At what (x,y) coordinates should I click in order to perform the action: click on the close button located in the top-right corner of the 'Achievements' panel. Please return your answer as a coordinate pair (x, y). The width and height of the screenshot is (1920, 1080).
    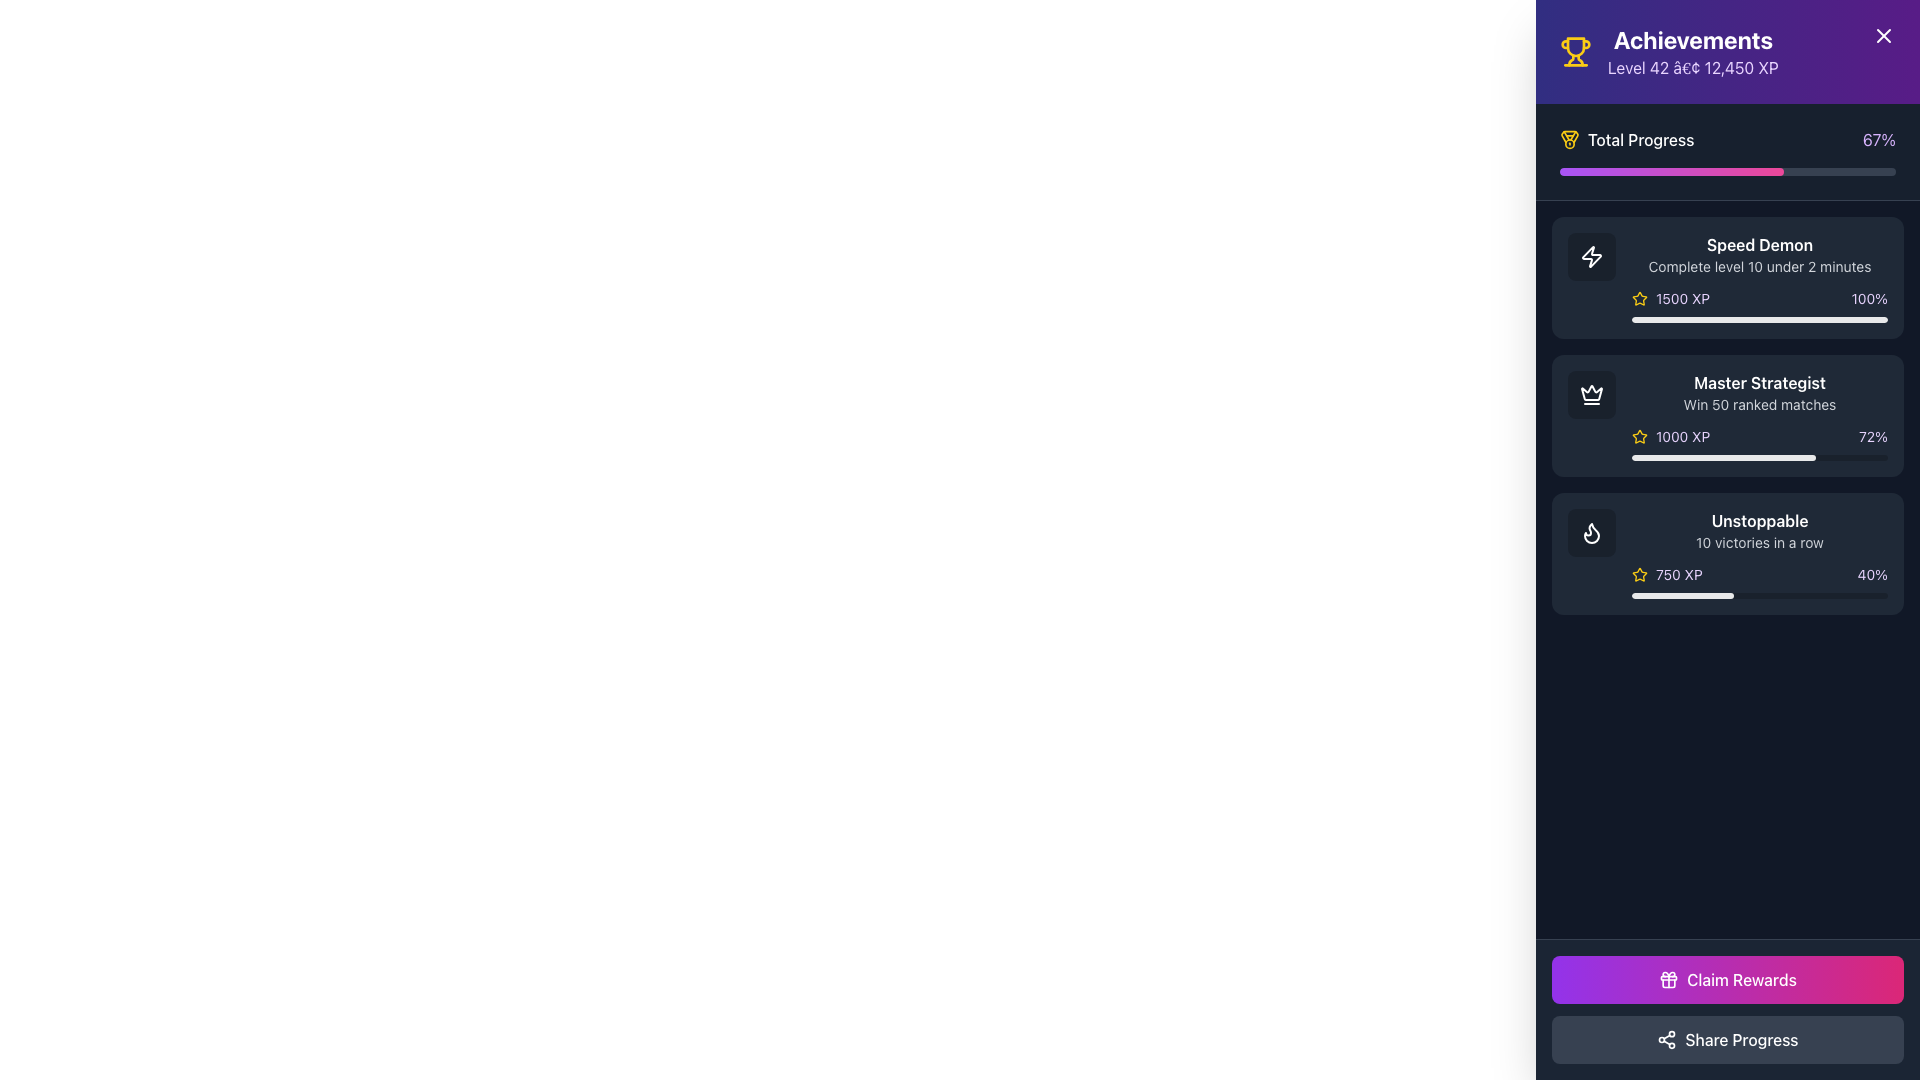
    Looking at the image, I should click on (1882, 35).